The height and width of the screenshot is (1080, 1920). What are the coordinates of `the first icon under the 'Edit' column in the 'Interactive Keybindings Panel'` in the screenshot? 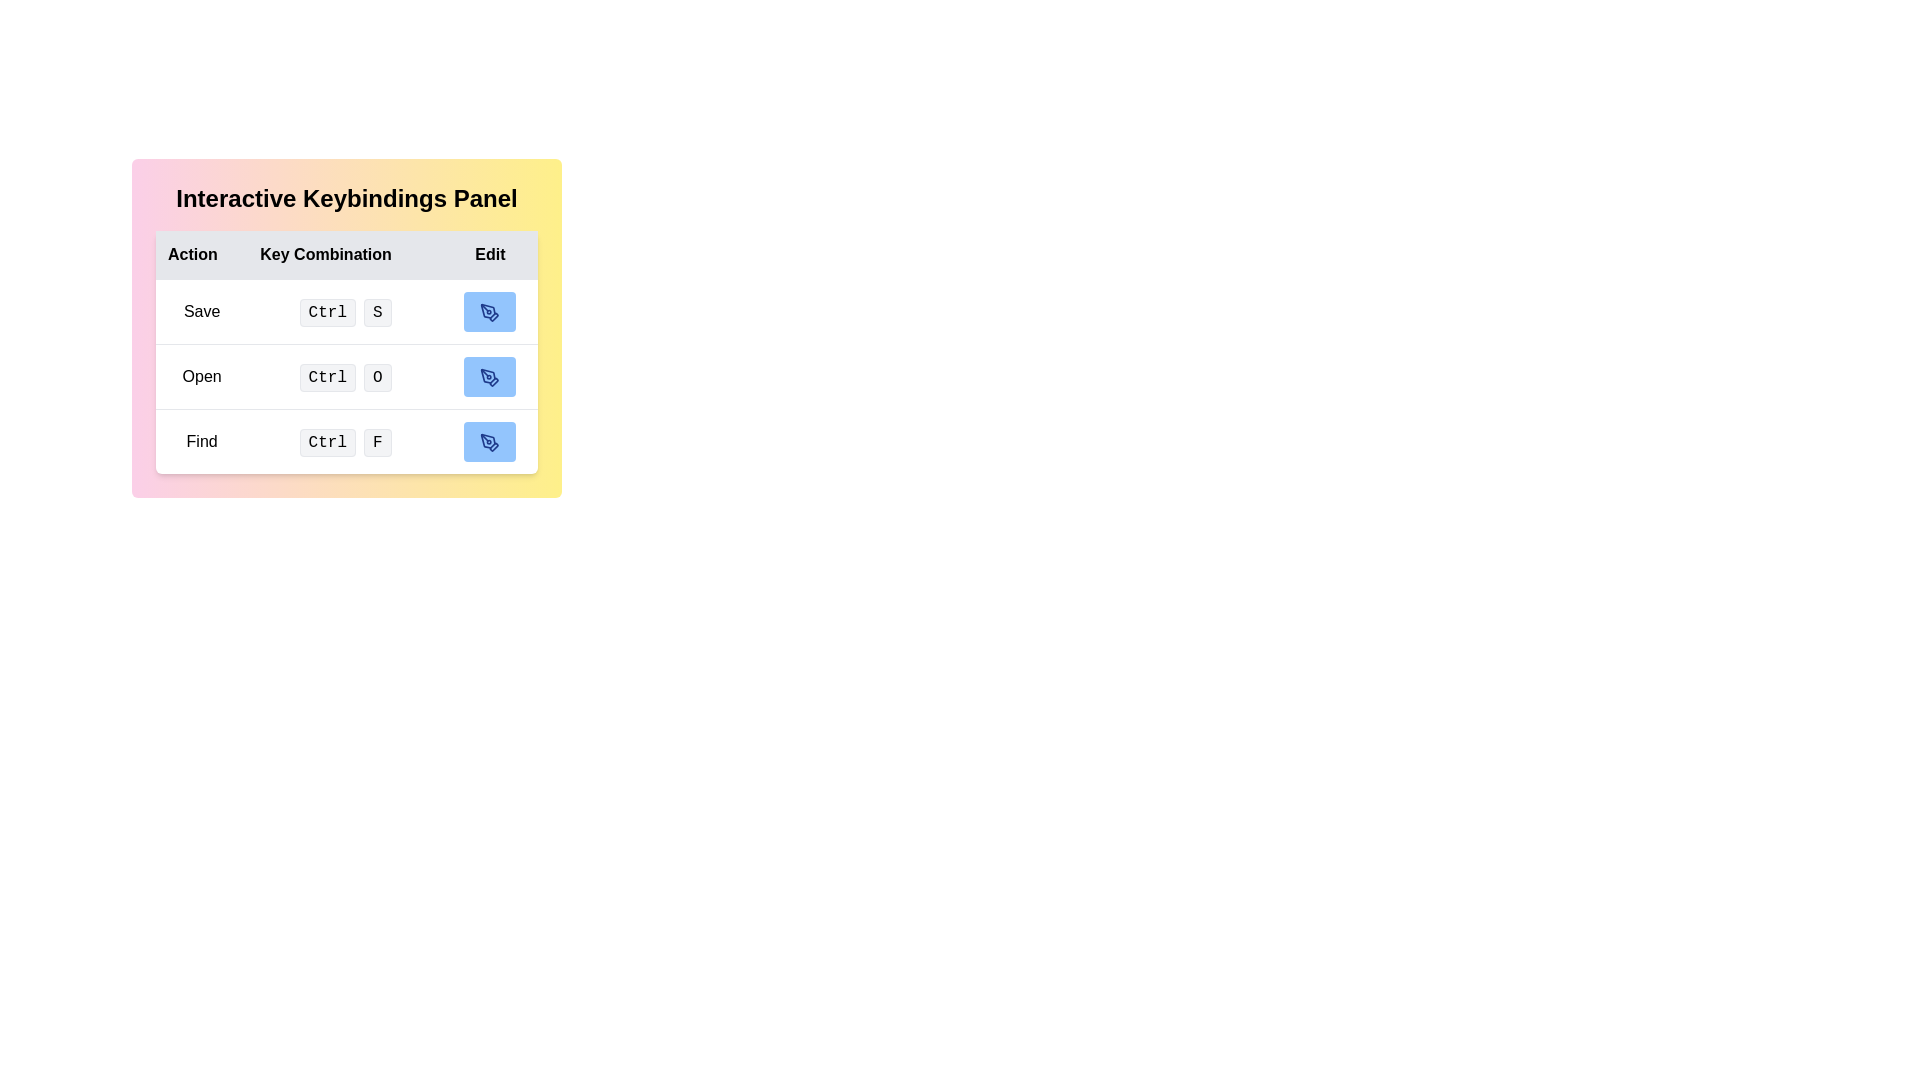 It's located at (490, 312).